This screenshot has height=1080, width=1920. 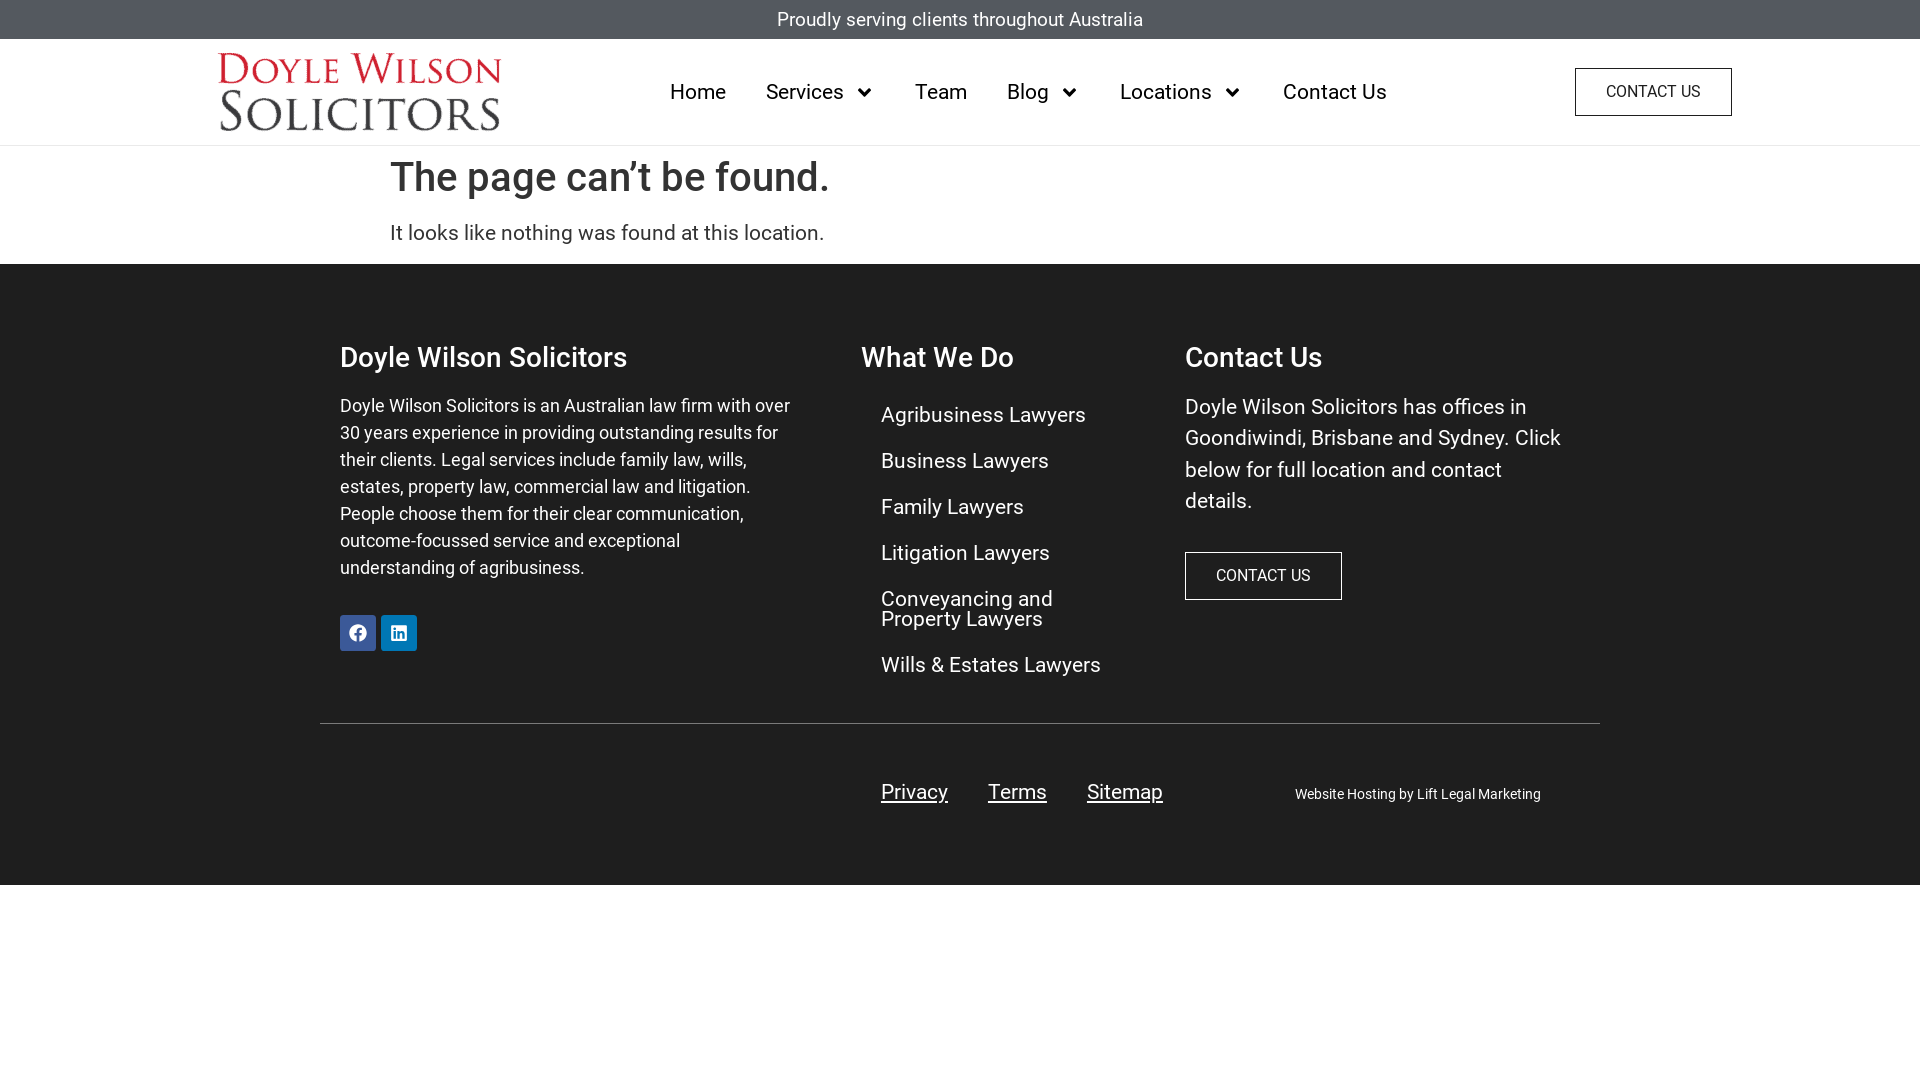 I want to click on 'Business Lawyers', so click(x=1003, y=461).